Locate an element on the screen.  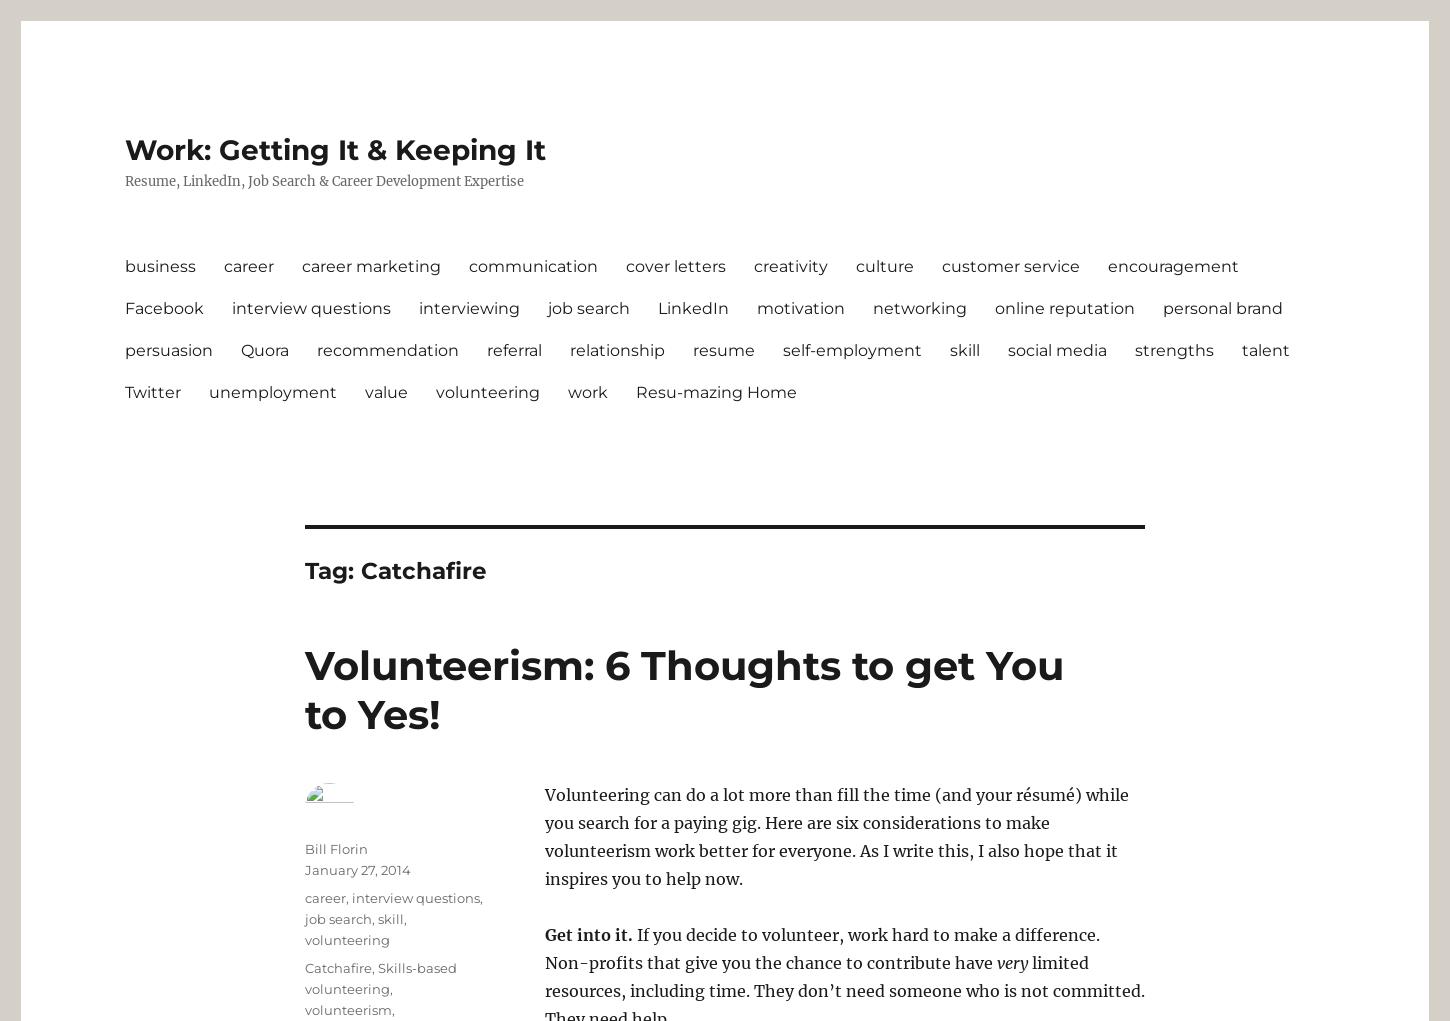
'encouragement' is located at coordinates (1106, 264).